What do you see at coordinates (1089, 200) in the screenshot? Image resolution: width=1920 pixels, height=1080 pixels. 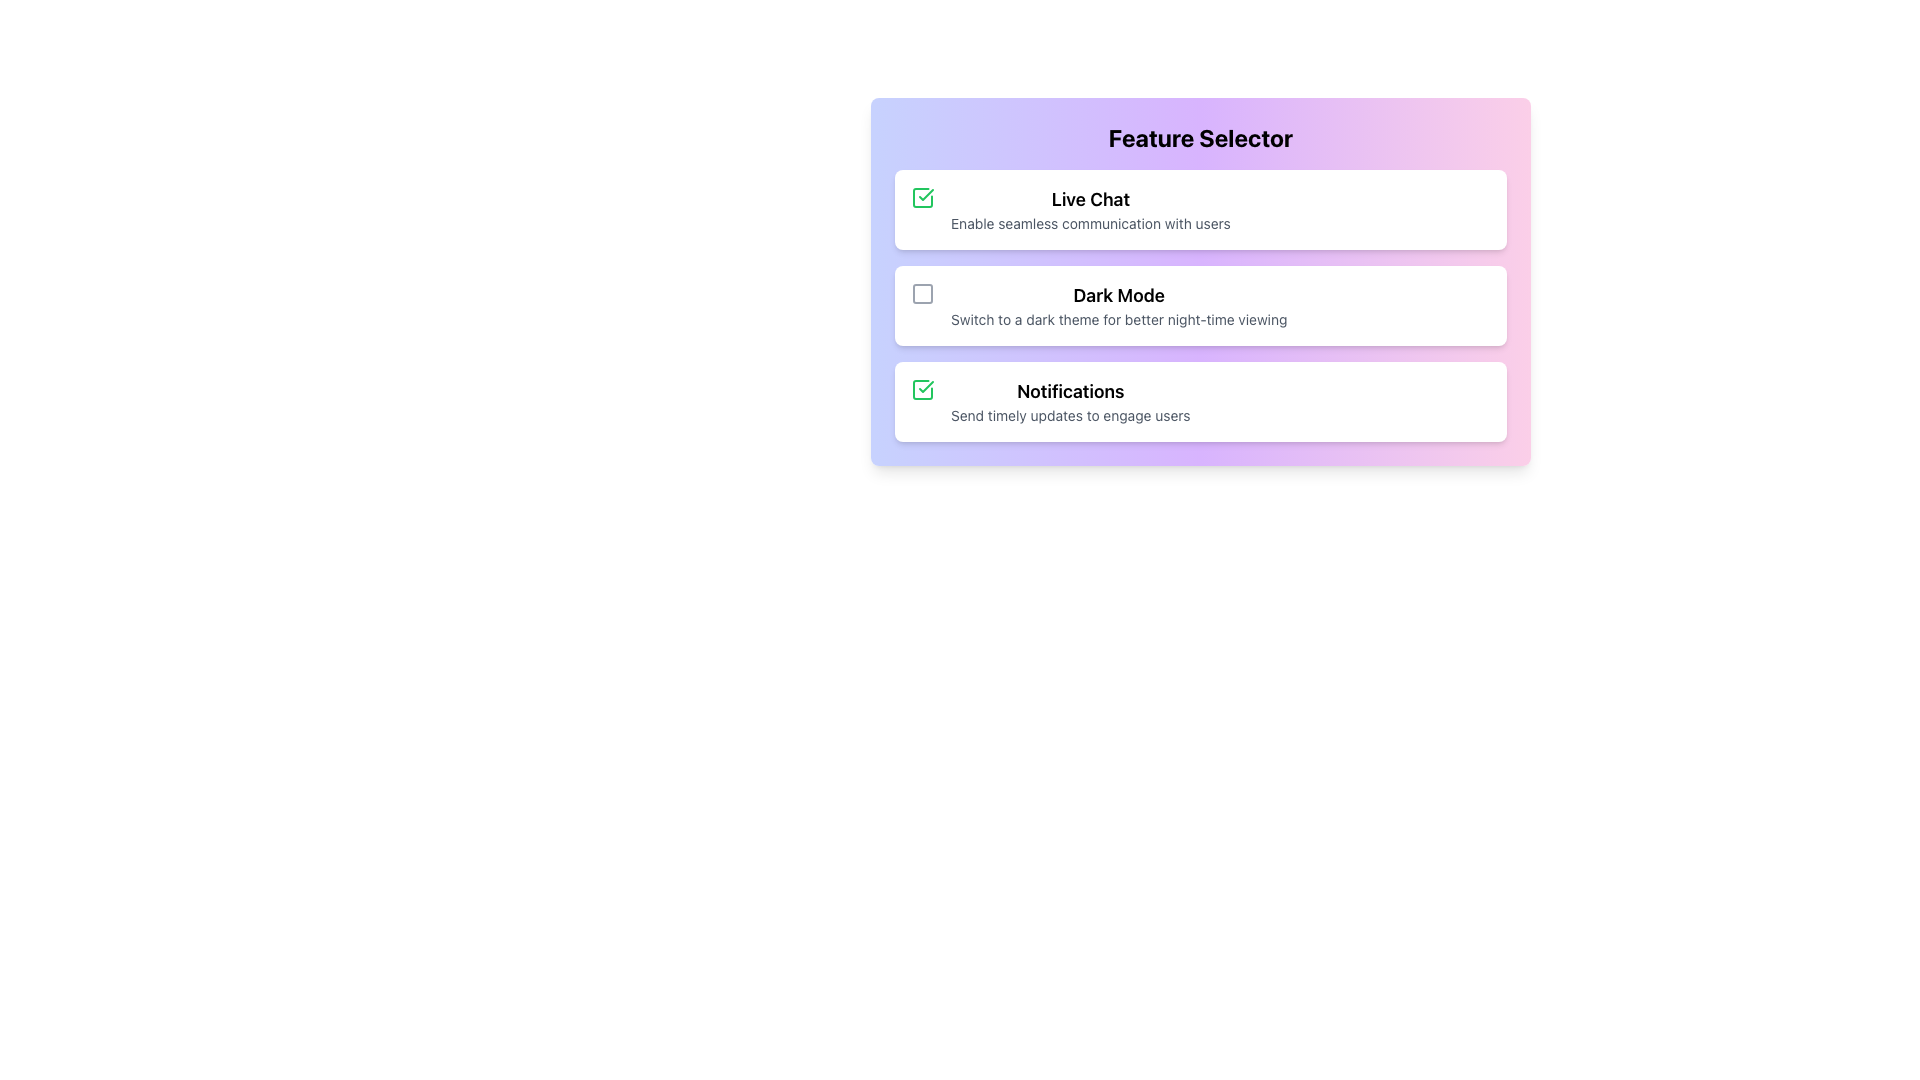 I see `the 'Live Chat' text label, which is prominently displayed in bold black font on a white background, located near the top of the 'Feature Selector' card` at bounding box center [1089, 200].